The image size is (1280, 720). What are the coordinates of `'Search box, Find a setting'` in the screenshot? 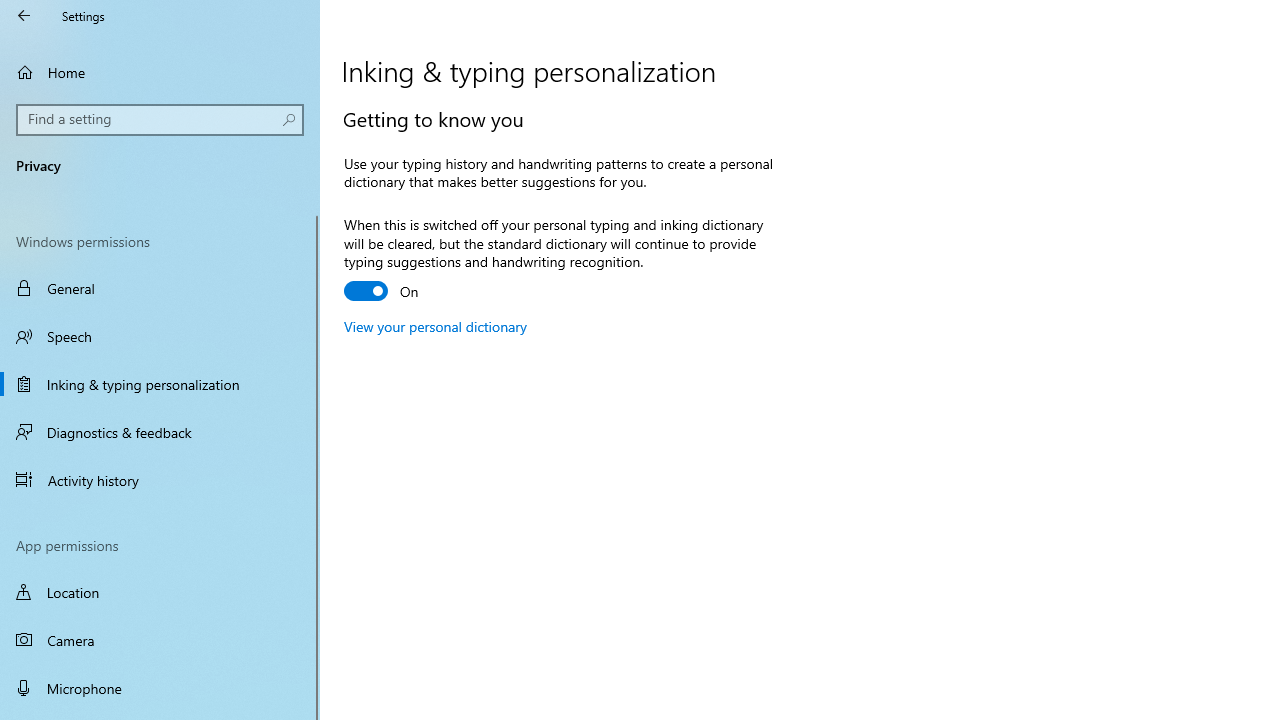 It's located at (160, 119).